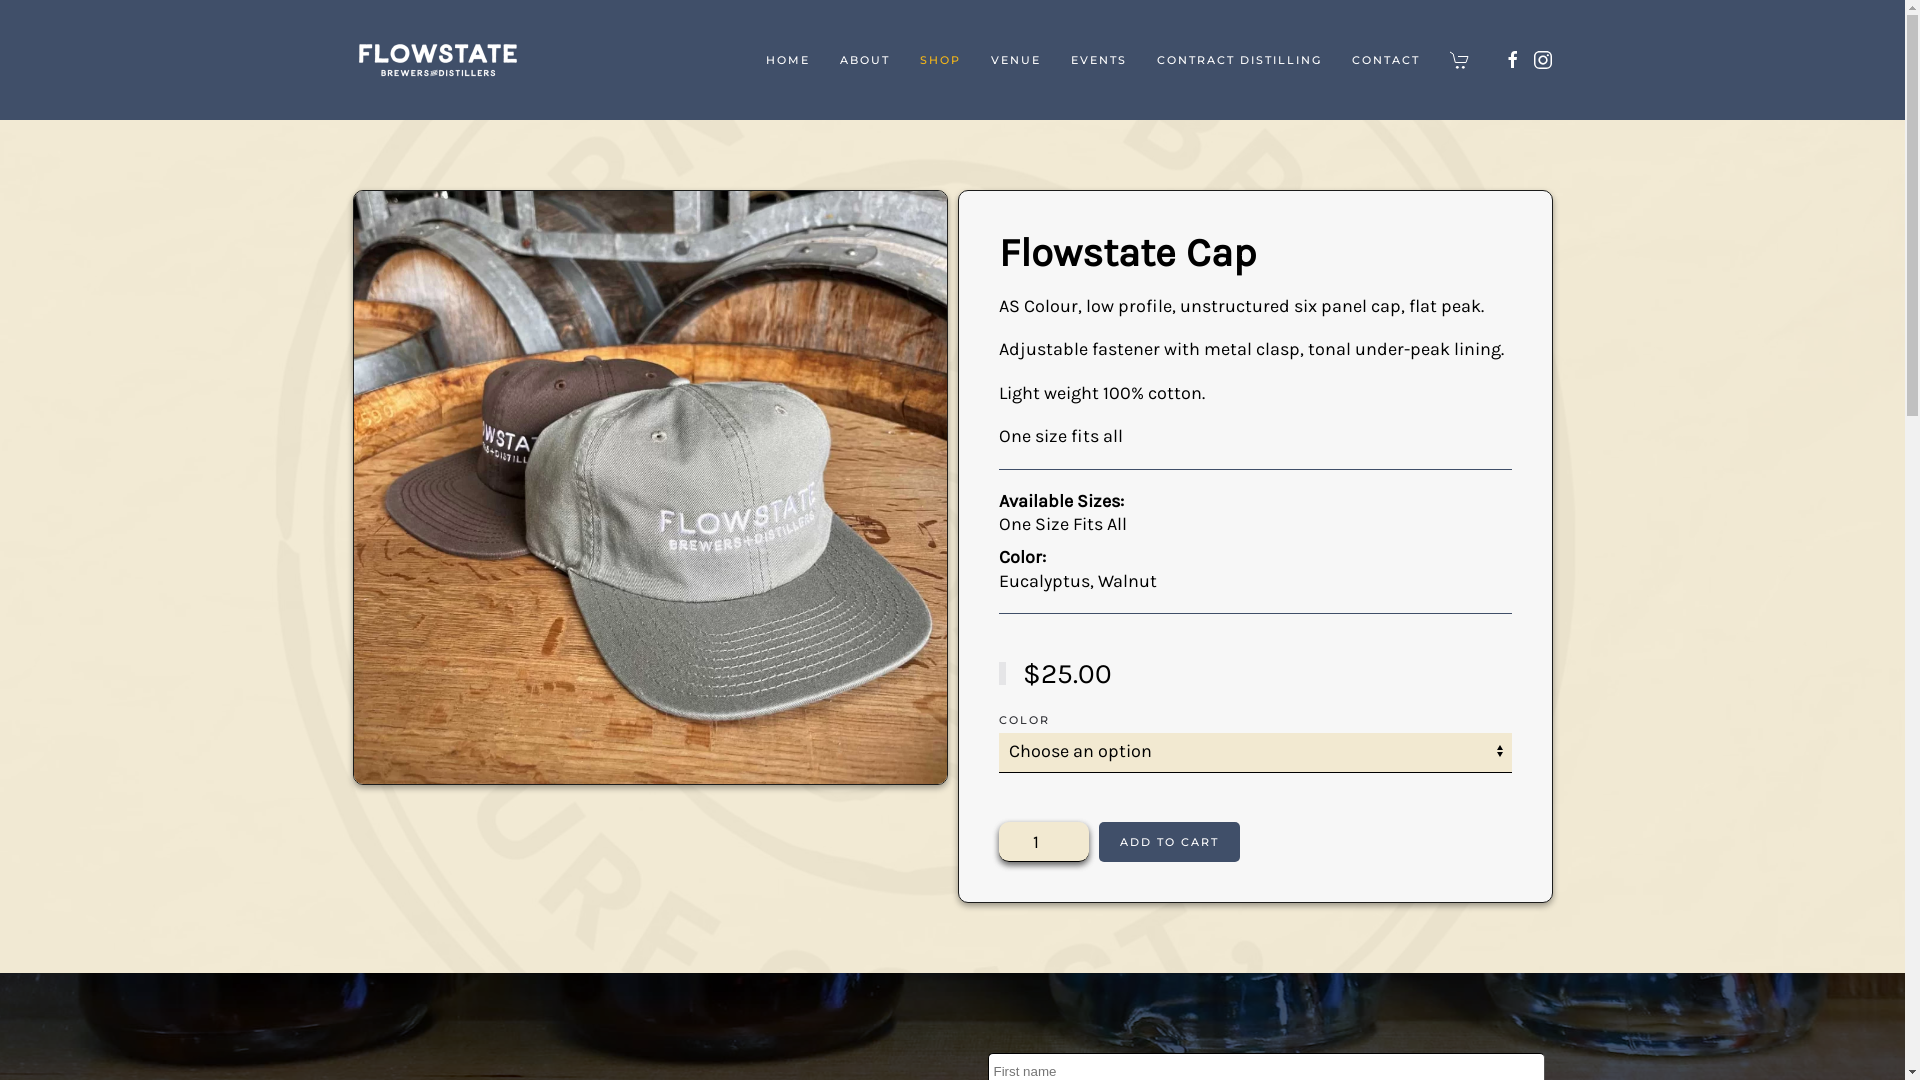 The image size is (1920, 1080). What do you see at coordinates (1168, 841) in the screenshot?
I see `'ADD TO CART'` at bounding box center [1168, 841].